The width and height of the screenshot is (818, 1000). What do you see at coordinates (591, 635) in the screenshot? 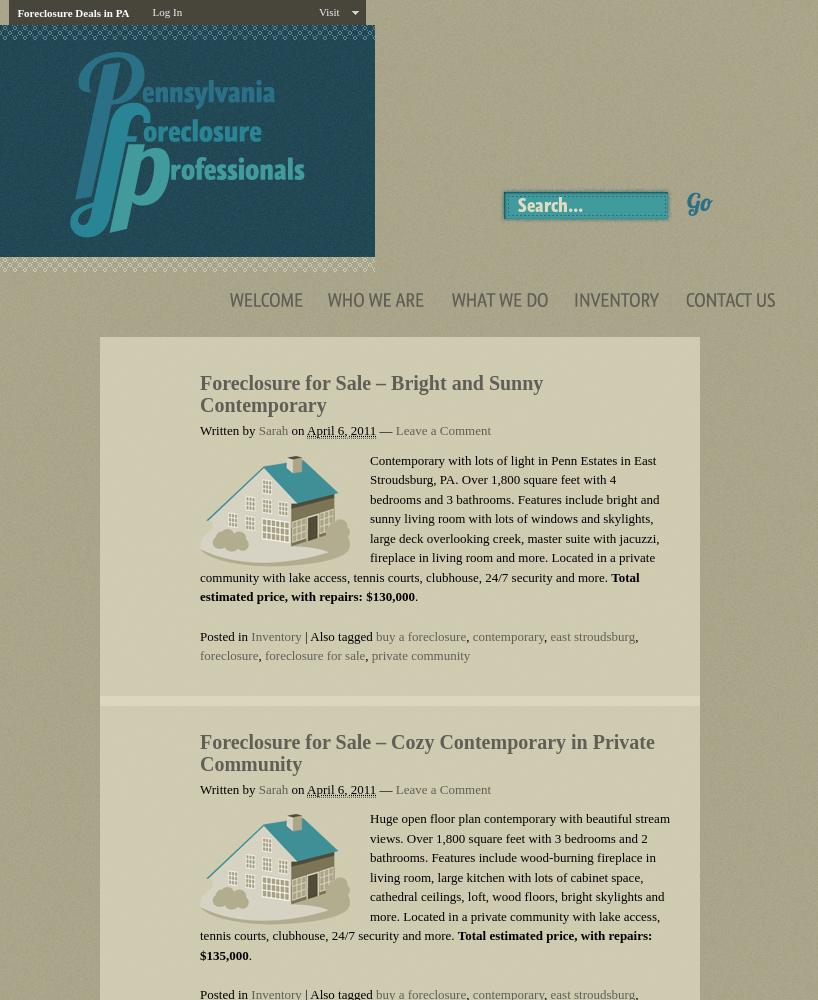
I see `'east stroudsburg'` at bounding box center [591, 635].